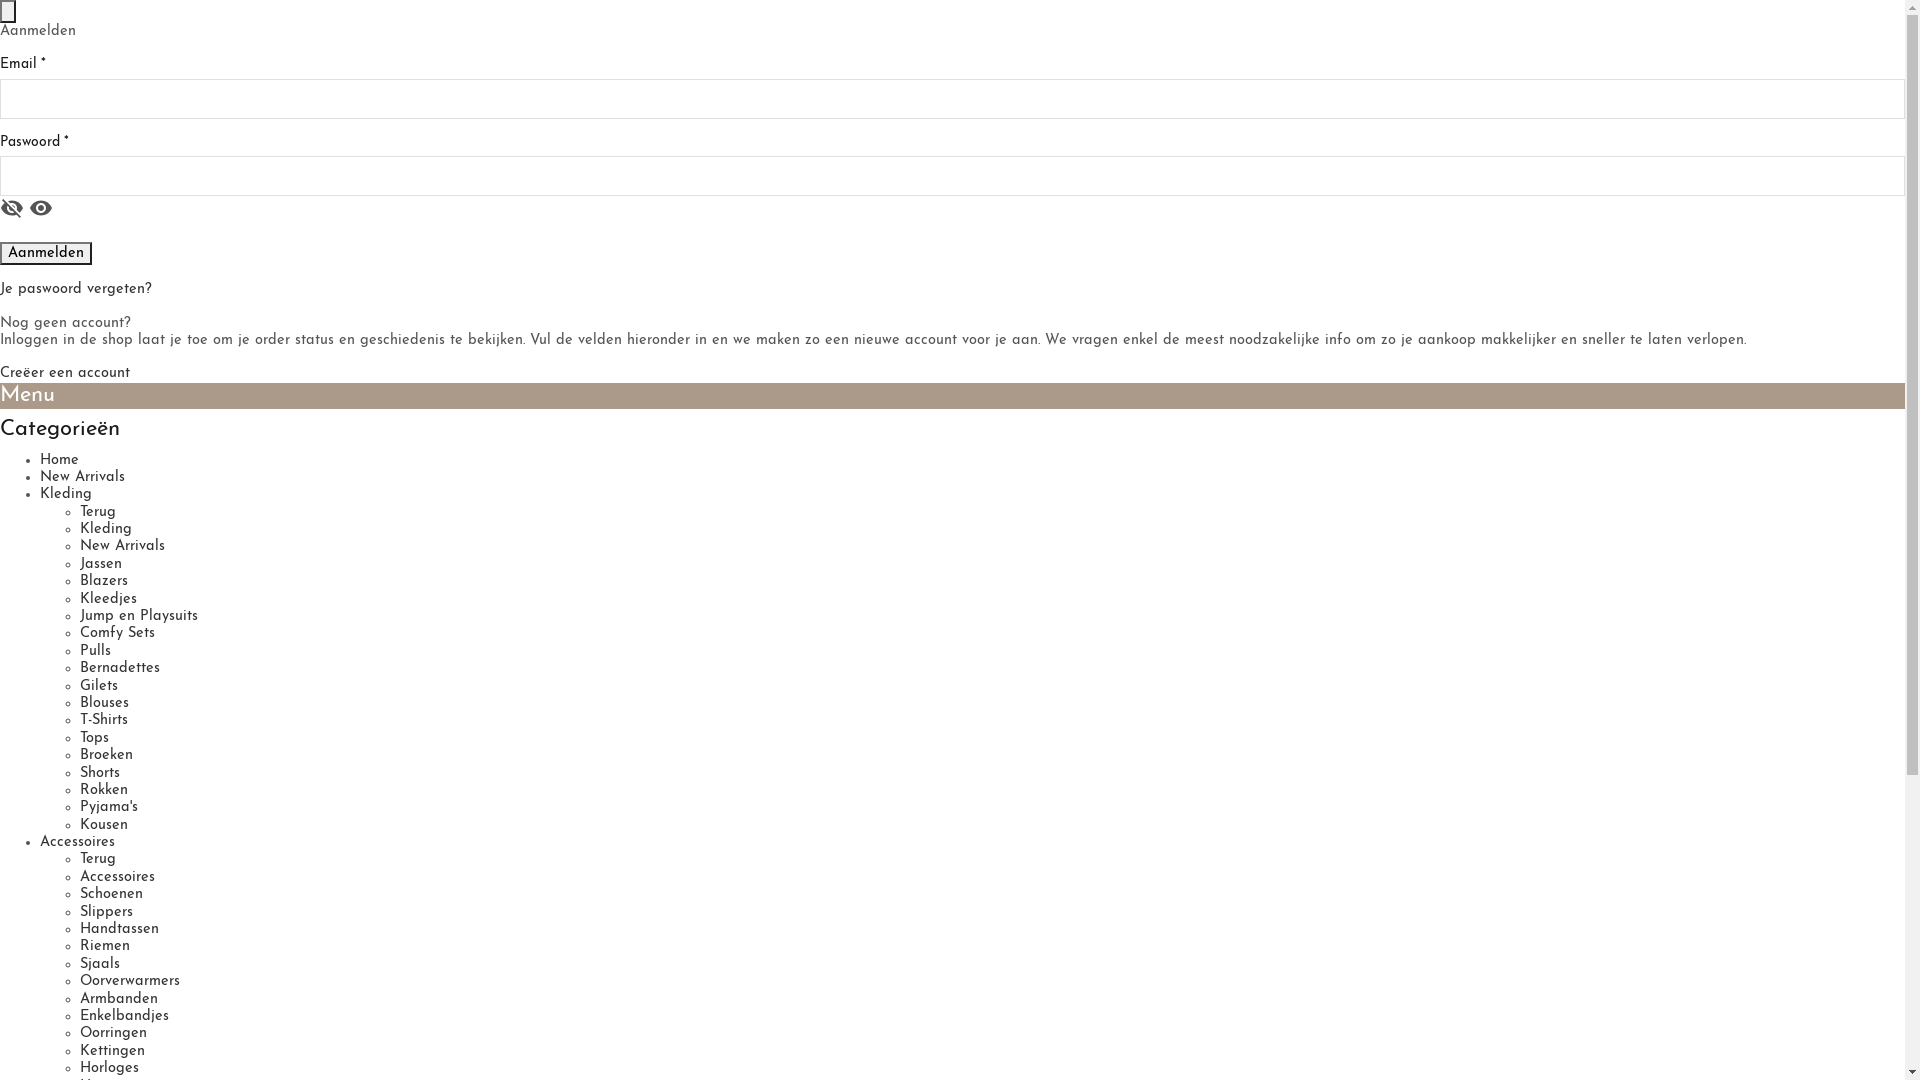 The height and width of the screenshot is (1080, 1920). Describe the element at coordinates (77, 842) in the screenshot. I see `'Accessoires'` at that location.